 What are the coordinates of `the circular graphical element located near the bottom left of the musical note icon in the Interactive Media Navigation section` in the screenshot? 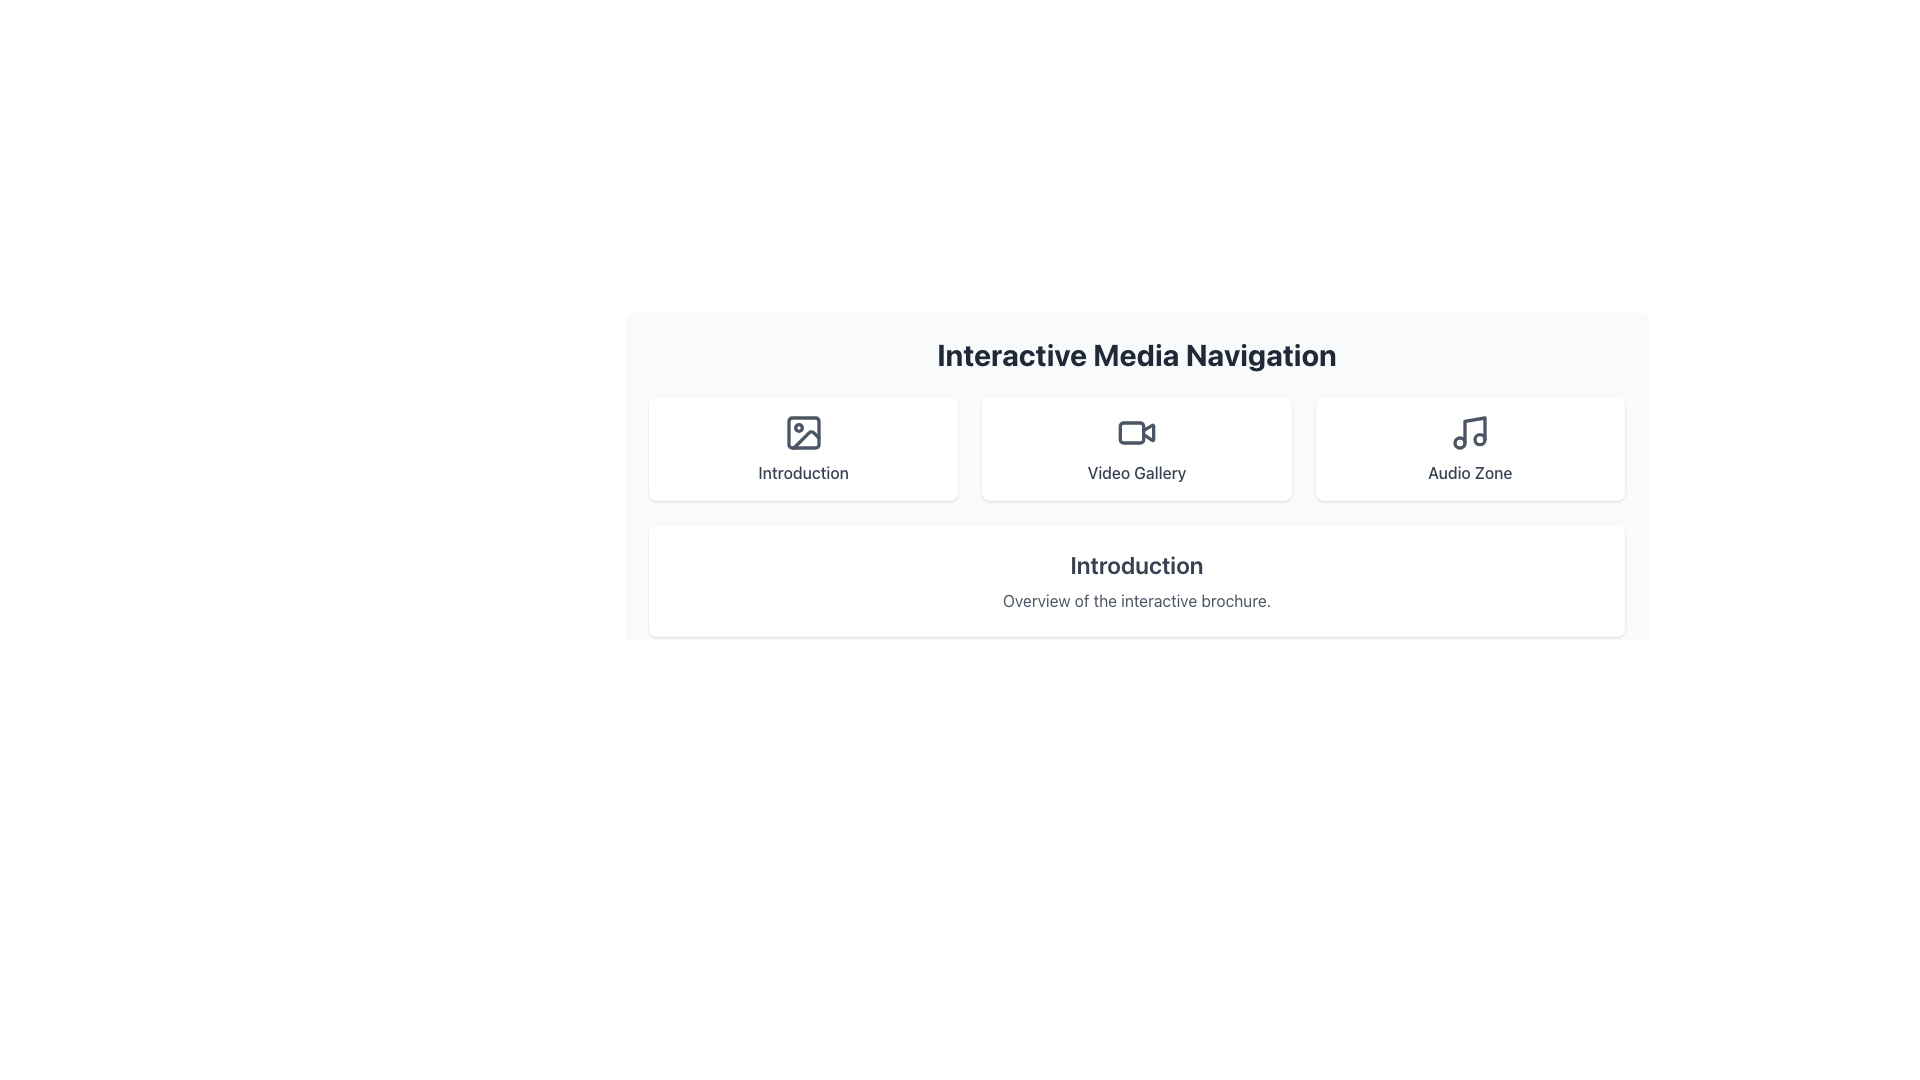 It's located at (1460, 442).